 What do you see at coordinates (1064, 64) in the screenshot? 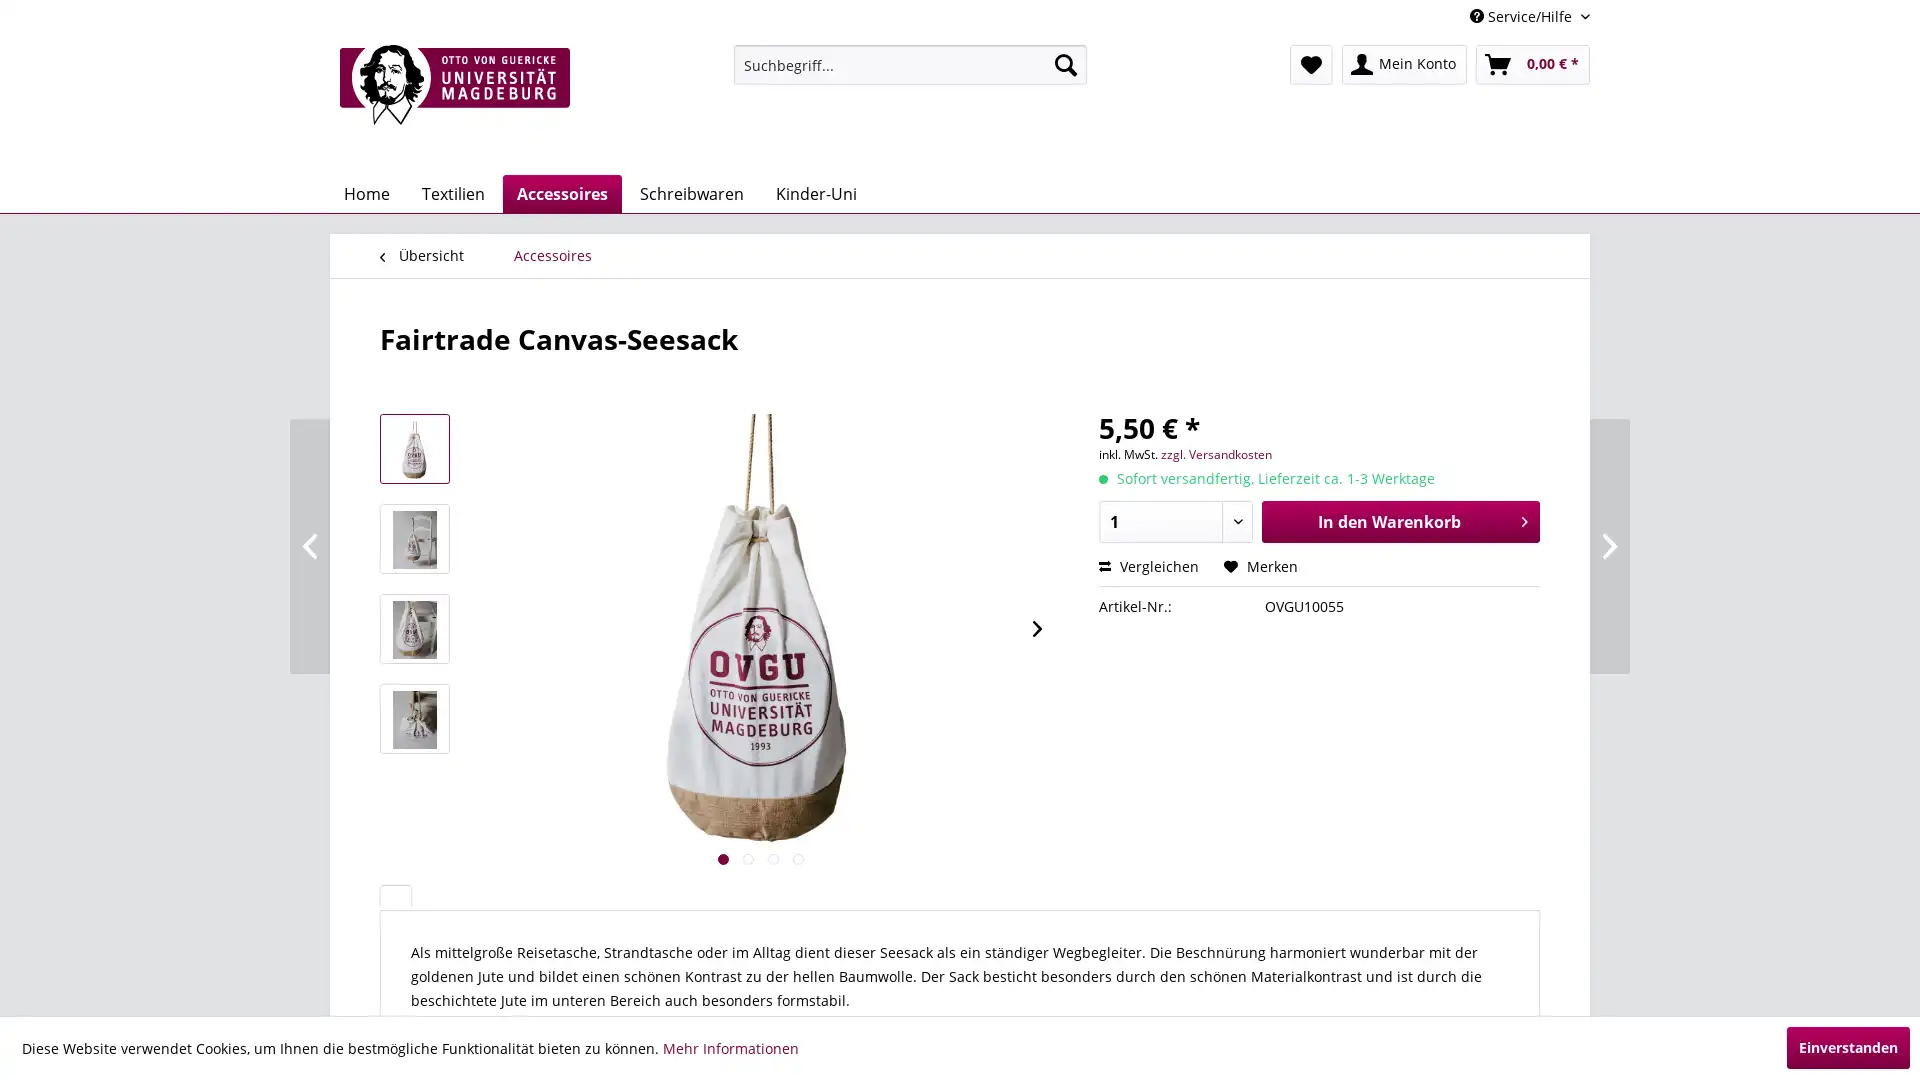
I see `Suchen` at bounding box center [1064, 64].